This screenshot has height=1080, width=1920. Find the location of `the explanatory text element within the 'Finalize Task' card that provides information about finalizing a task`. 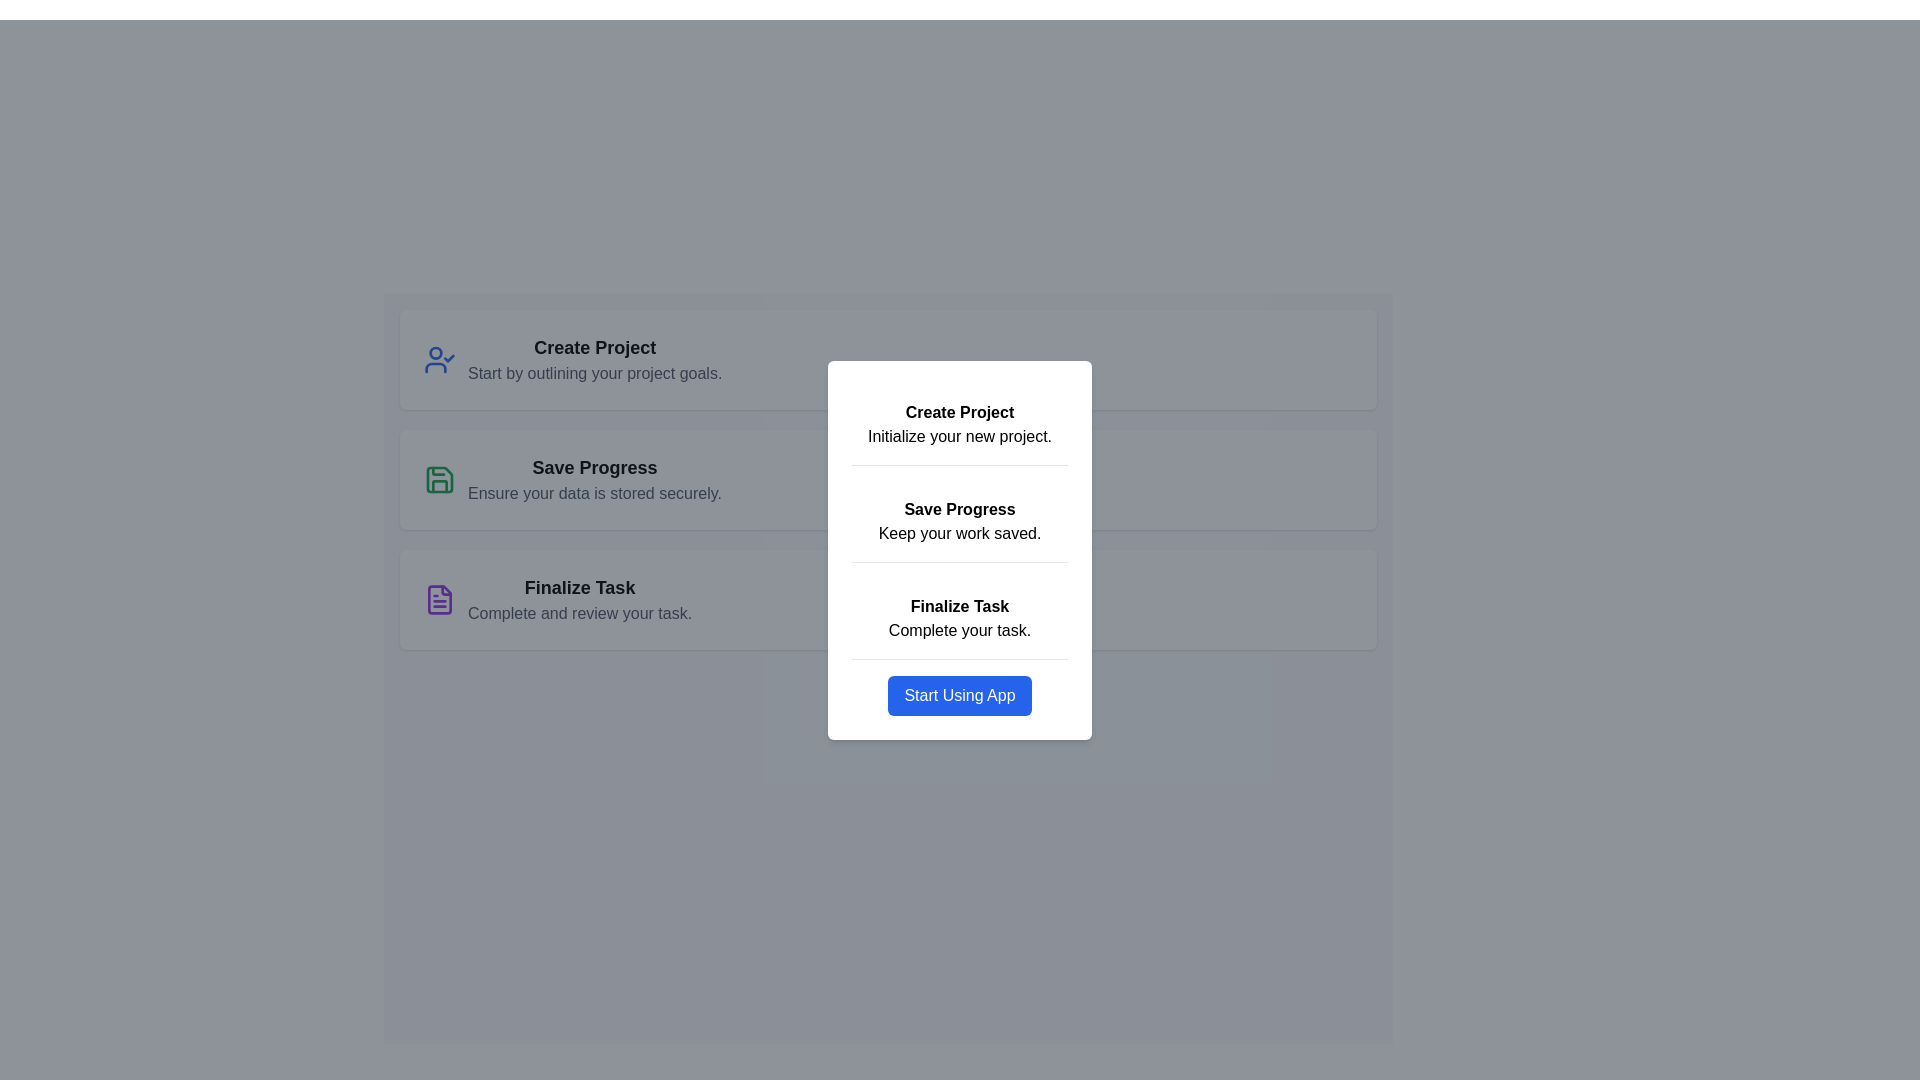

the explanatory text element within the 'Finalize Task' card that provides information about finalizing a task is located at coordinates (579, 599).